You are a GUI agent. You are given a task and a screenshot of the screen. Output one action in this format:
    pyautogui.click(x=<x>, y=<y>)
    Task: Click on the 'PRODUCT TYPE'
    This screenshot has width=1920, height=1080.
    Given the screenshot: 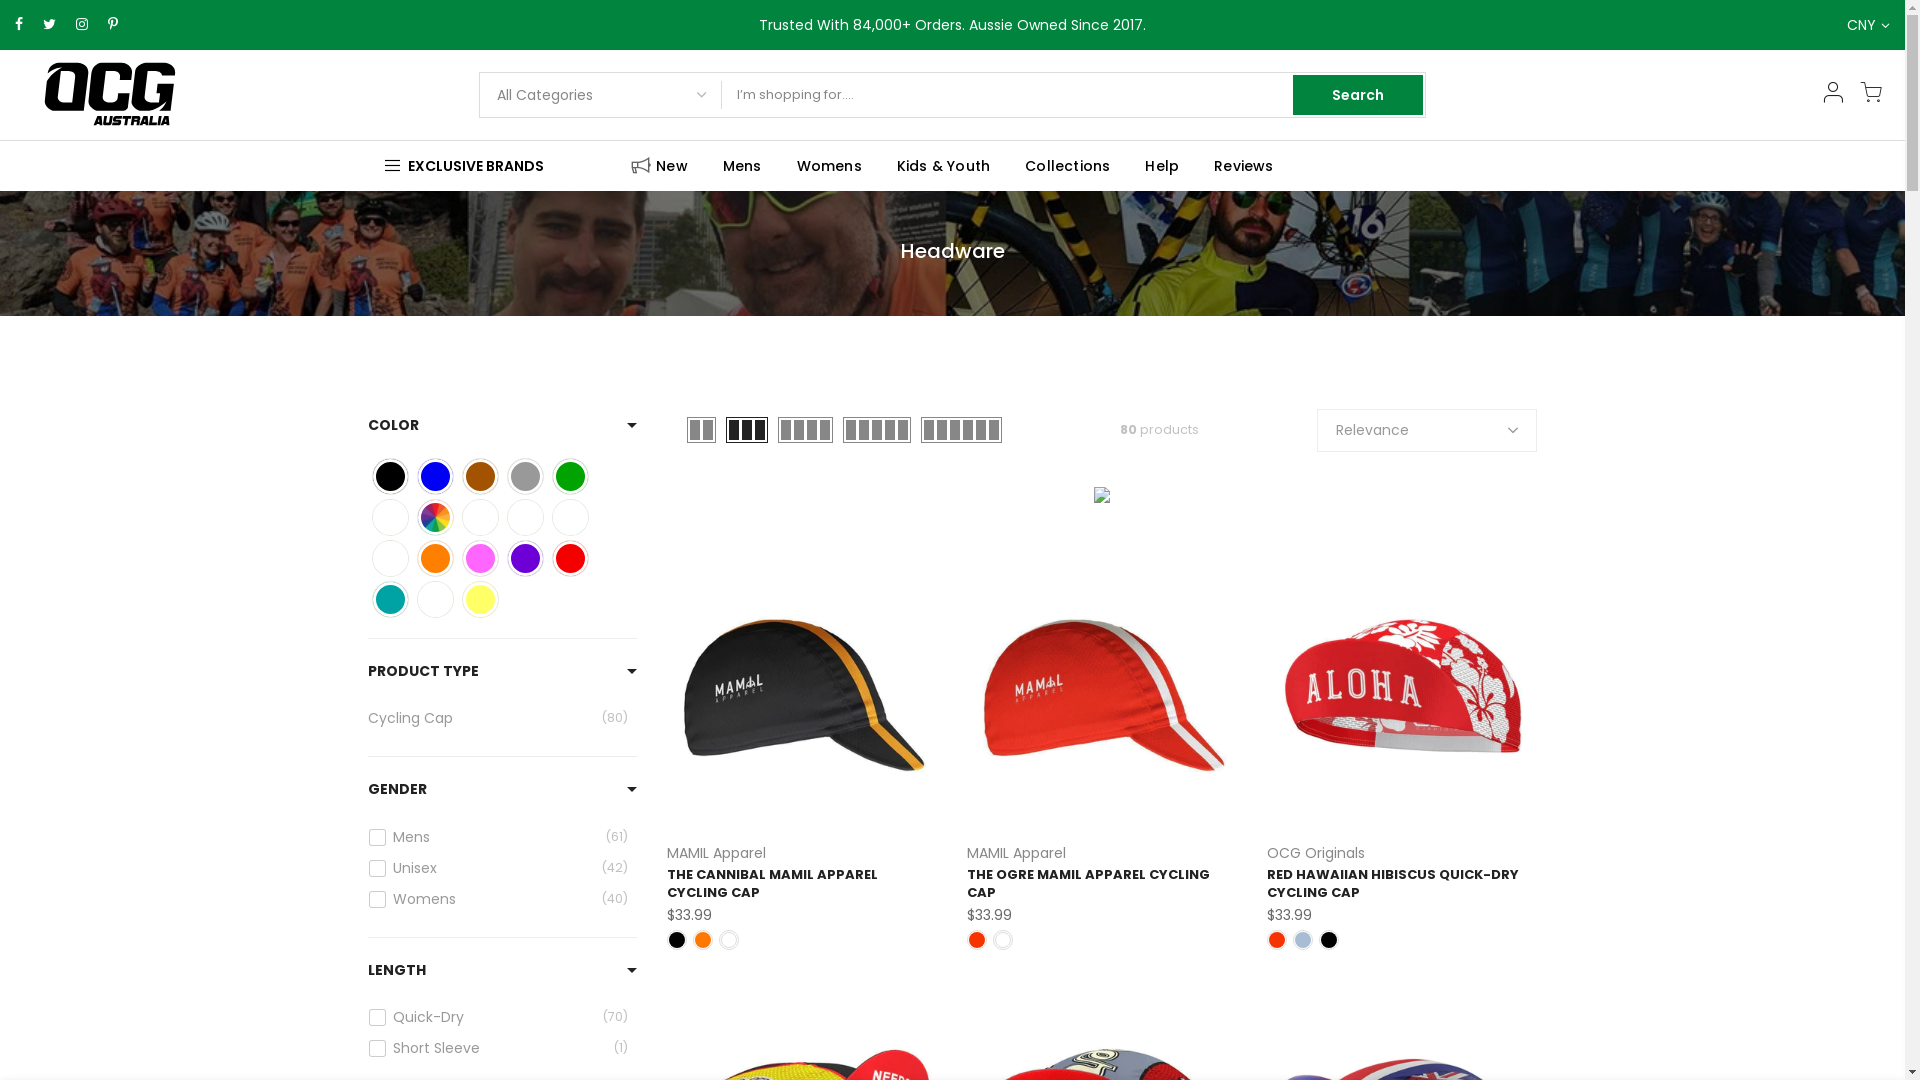 What is the action you would take?
    pyautogui.click(x=368, y=670)
    